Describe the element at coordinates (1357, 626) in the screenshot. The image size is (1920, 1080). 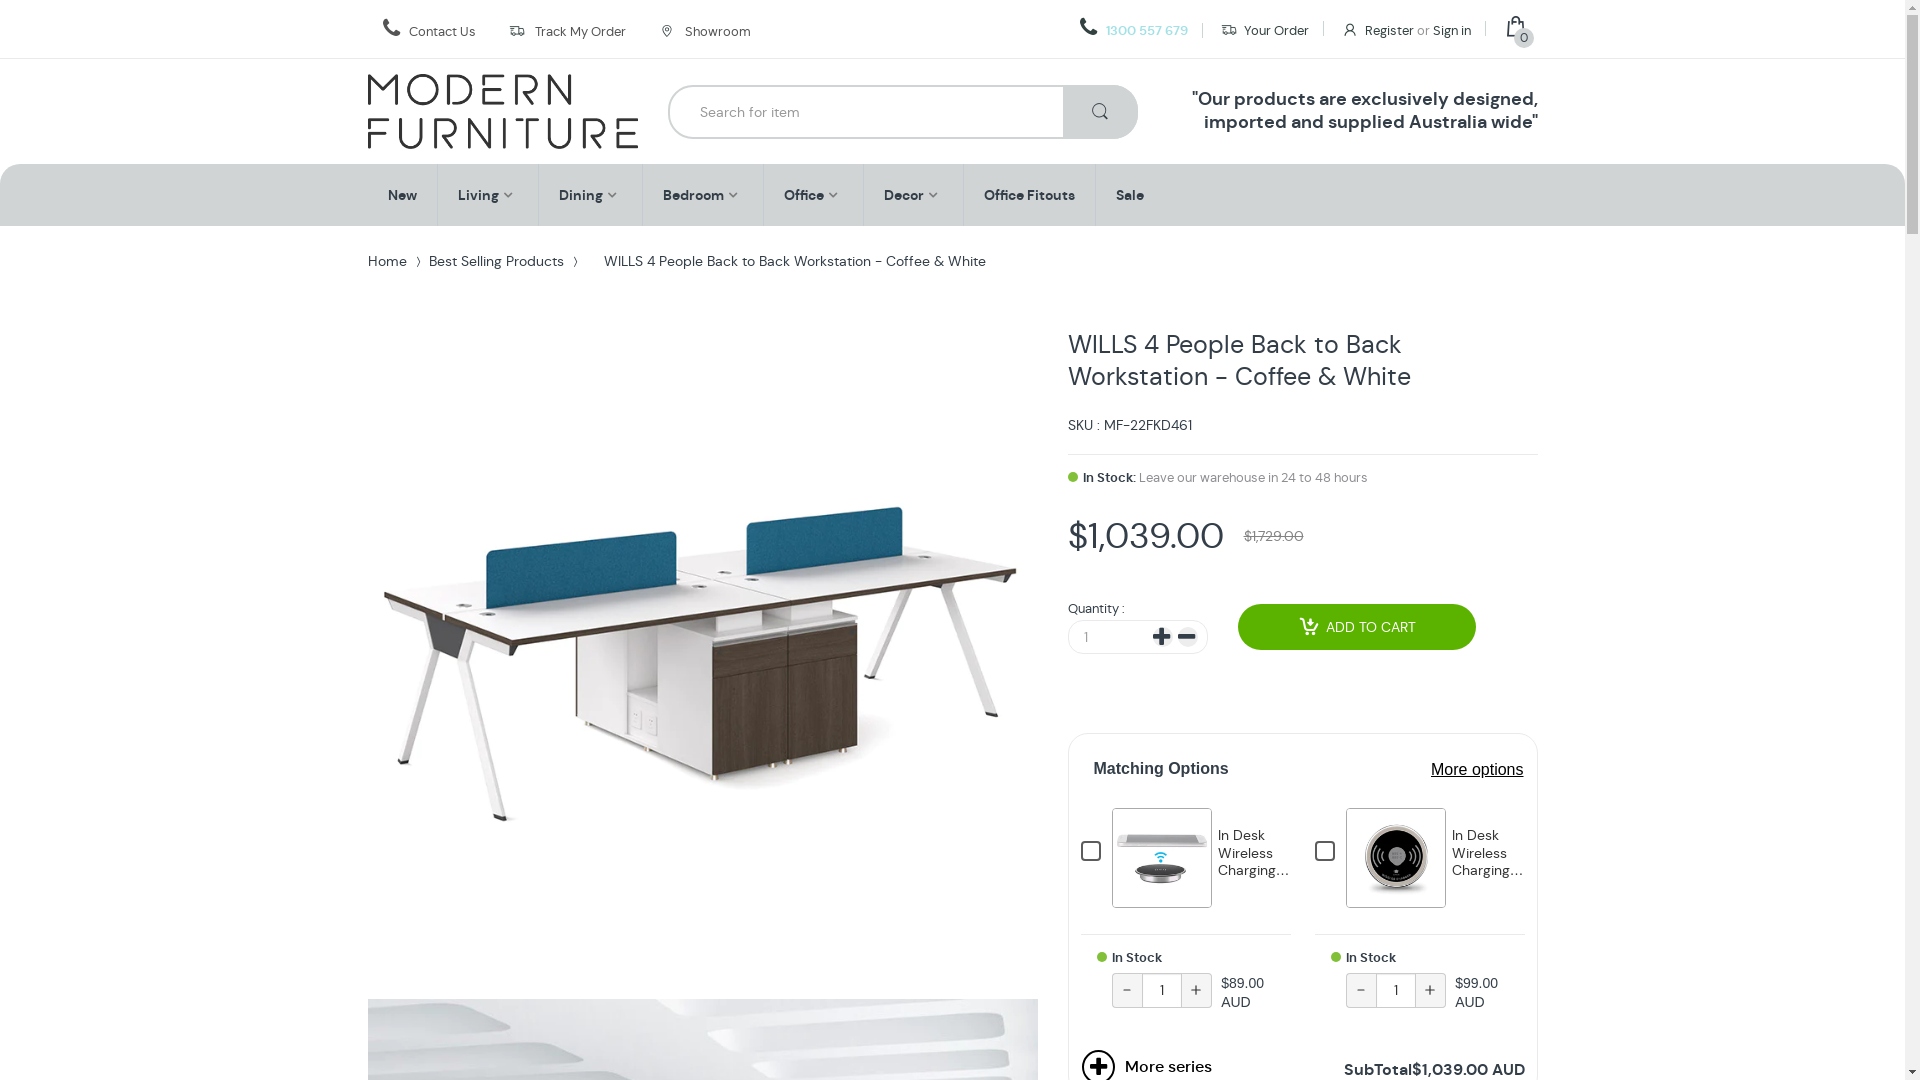
I see `'ADD TO CART'` at that location.